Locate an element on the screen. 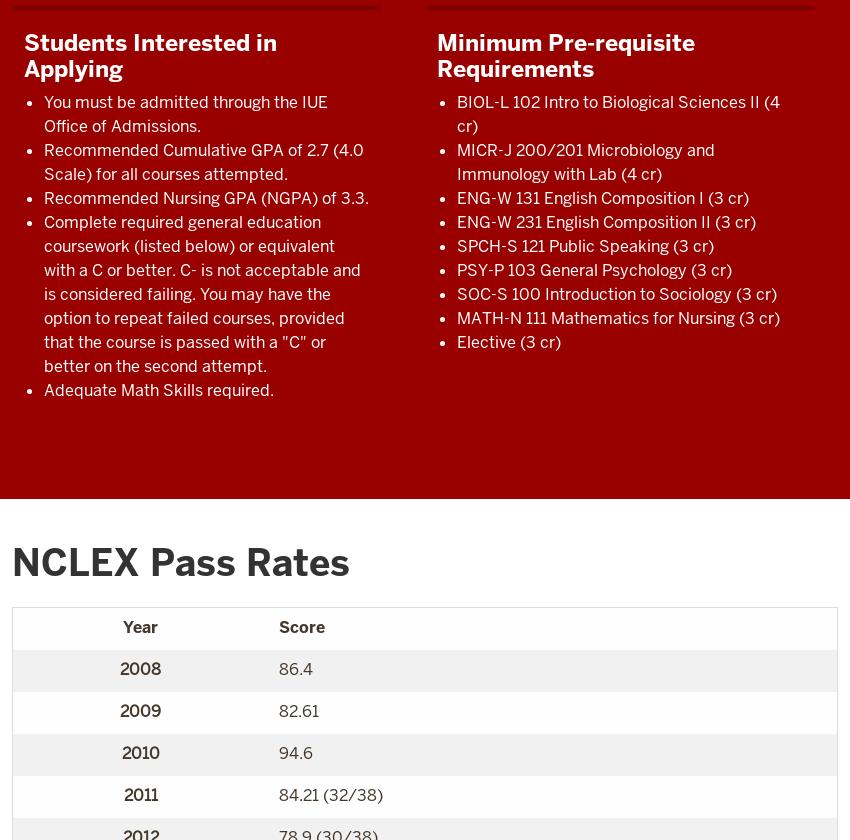  'SPCH-S 121' is located at coordinates (500, 245).